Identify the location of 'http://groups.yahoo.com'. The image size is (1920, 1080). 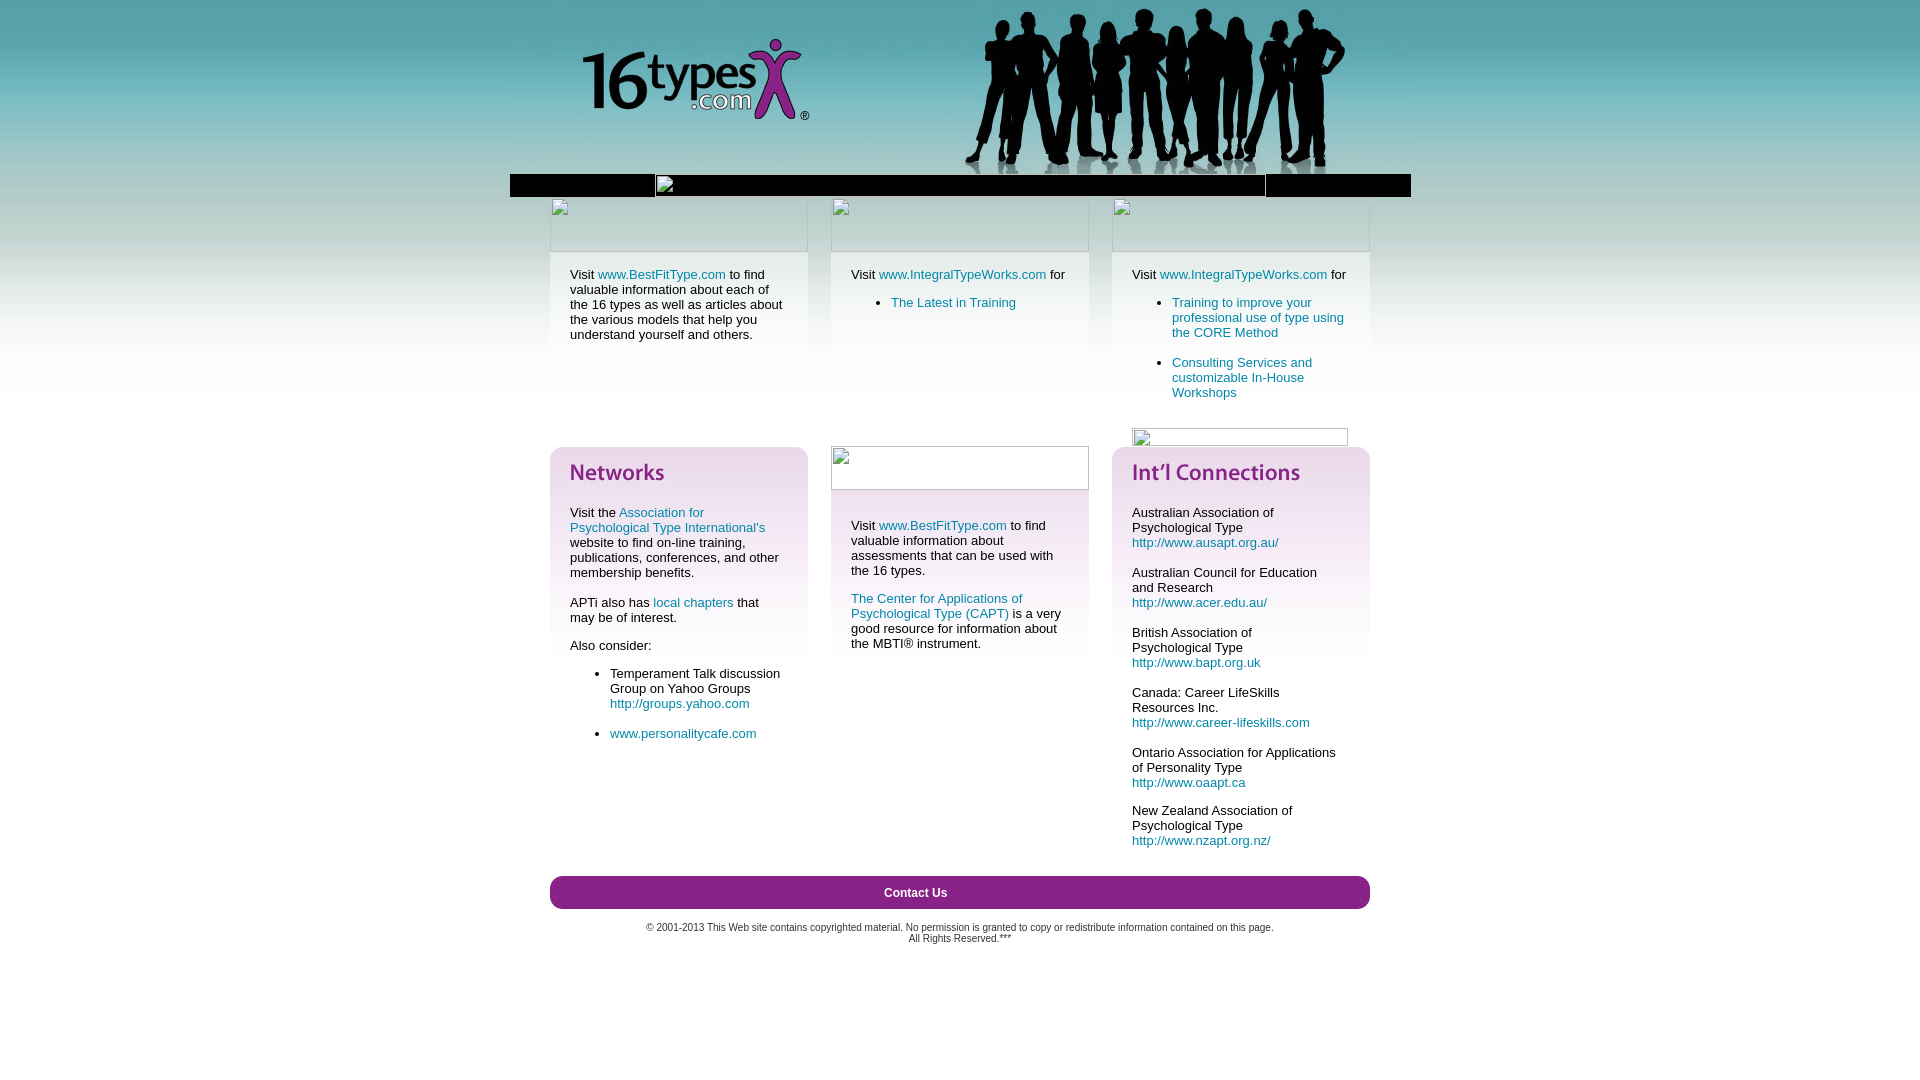
(608, 702).